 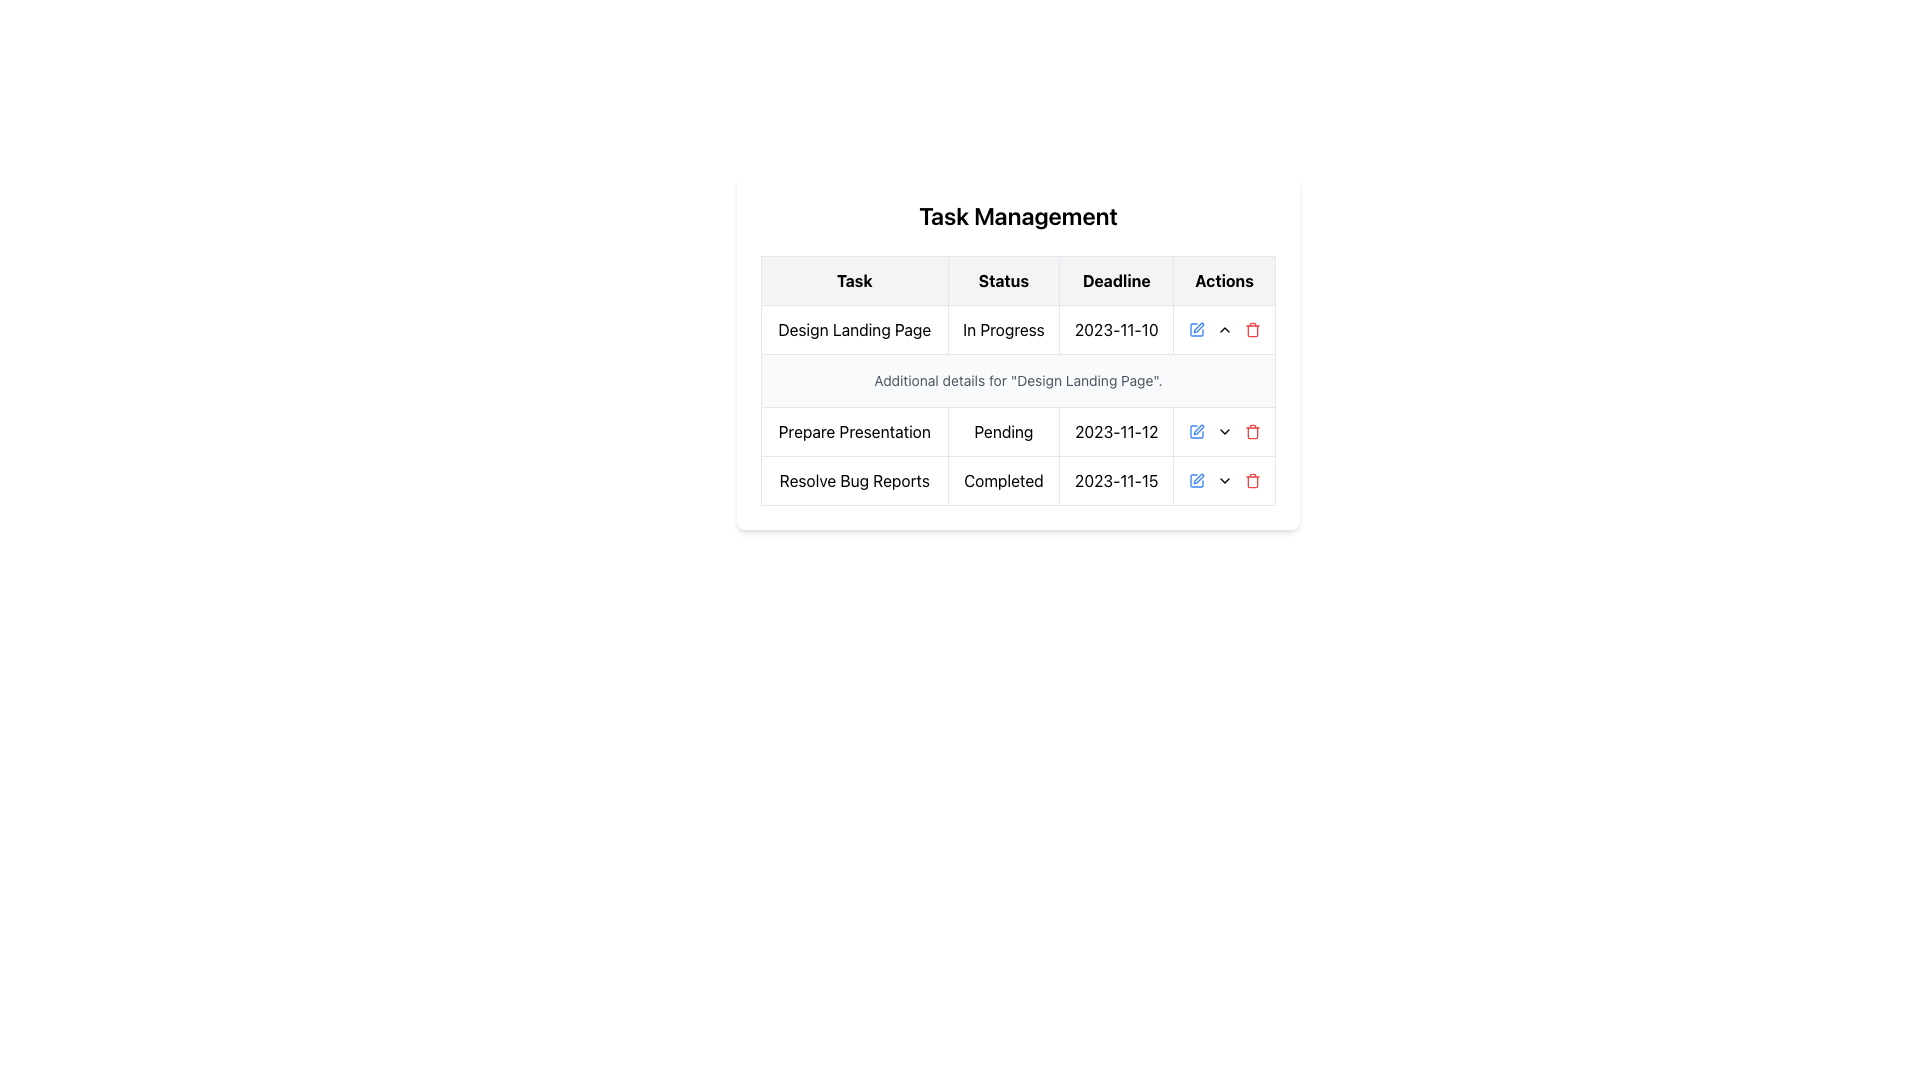 What do you see at coordinates (1115, 481) in the screenshot?
I see `the Text display that shows the deadline date for the 'Resolve Bug Reports' task in the 'Deadline' column of the task management interface` at bounding box center [1115, 481].